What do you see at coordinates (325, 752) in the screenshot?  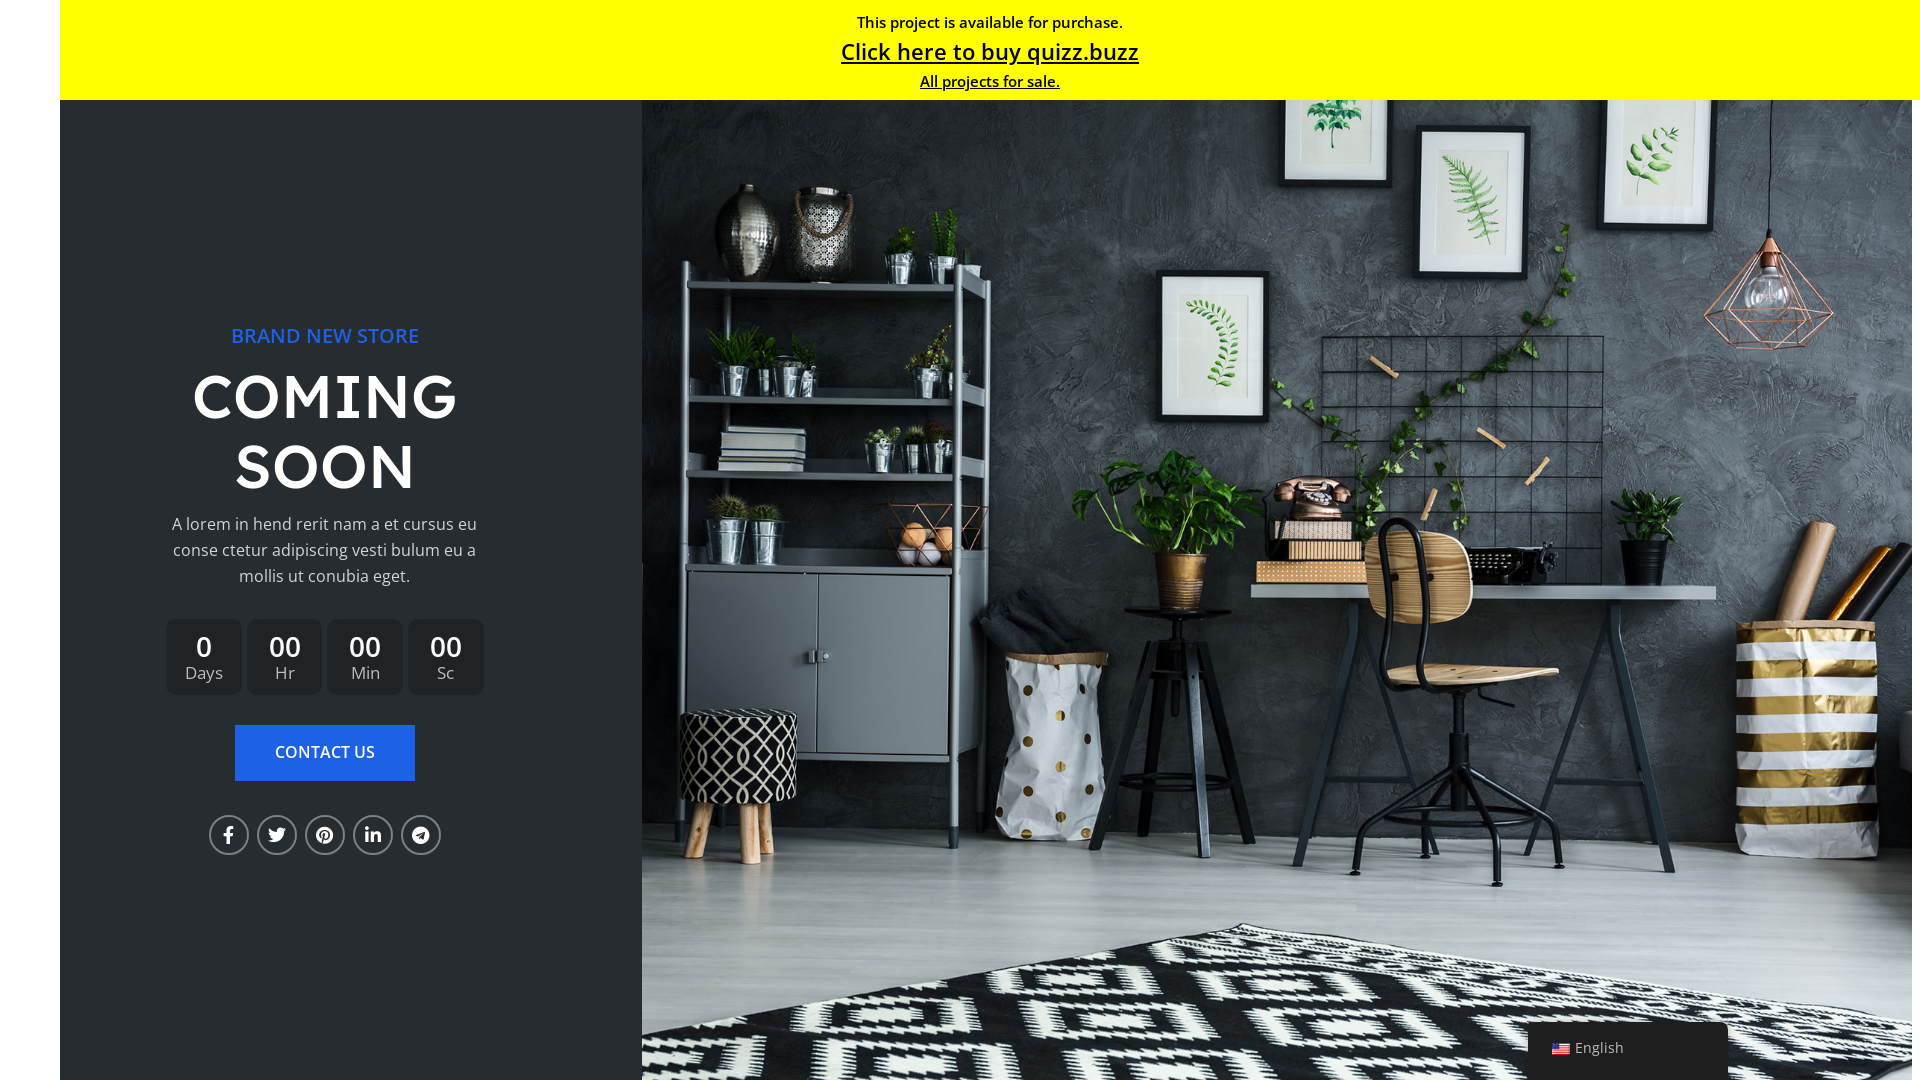 I see `'CONTACT US'` at bounding box center [325, 752].